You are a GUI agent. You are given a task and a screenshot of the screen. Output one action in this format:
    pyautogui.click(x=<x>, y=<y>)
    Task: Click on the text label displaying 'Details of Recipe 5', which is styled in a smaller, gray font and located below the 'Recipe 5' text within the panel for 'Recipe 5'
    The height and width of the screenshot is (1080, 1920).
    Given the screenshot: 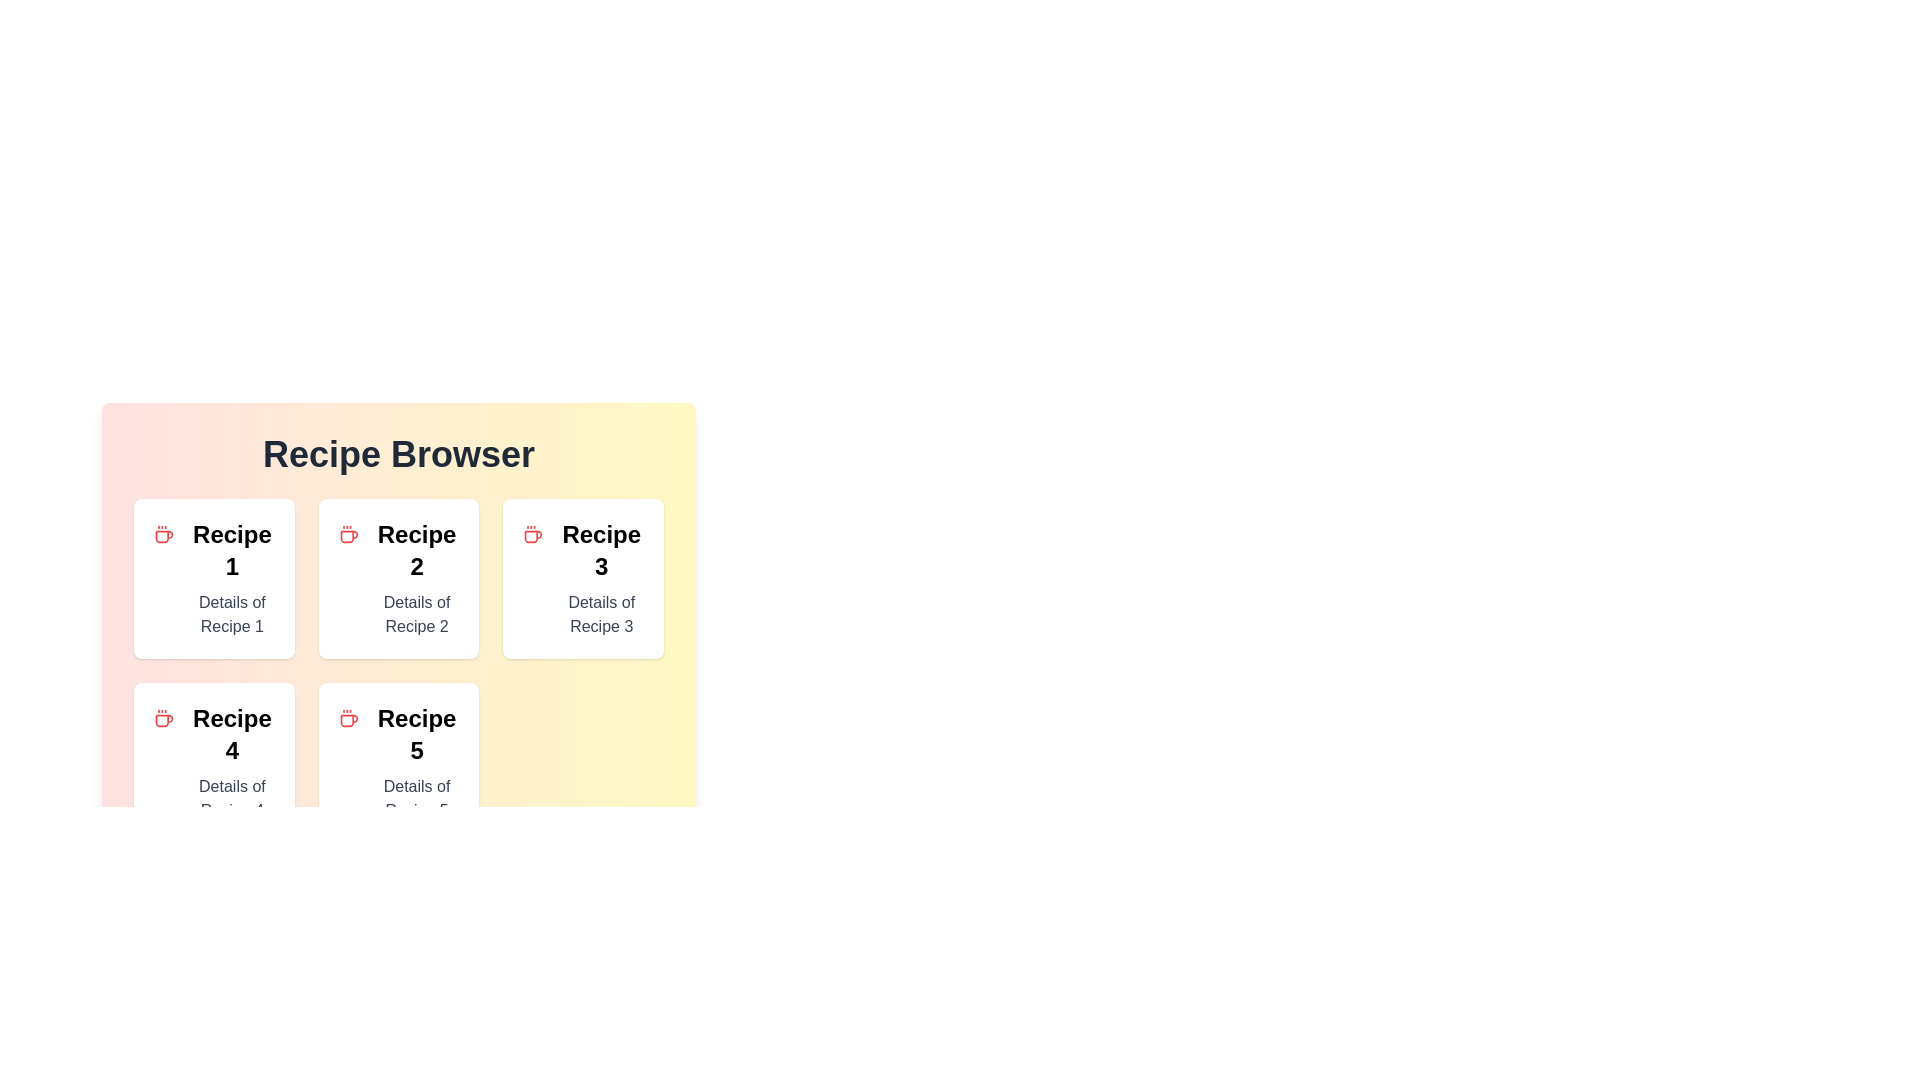 What is the action you would take?
    pyautogui.click(x=416, y=797)
    